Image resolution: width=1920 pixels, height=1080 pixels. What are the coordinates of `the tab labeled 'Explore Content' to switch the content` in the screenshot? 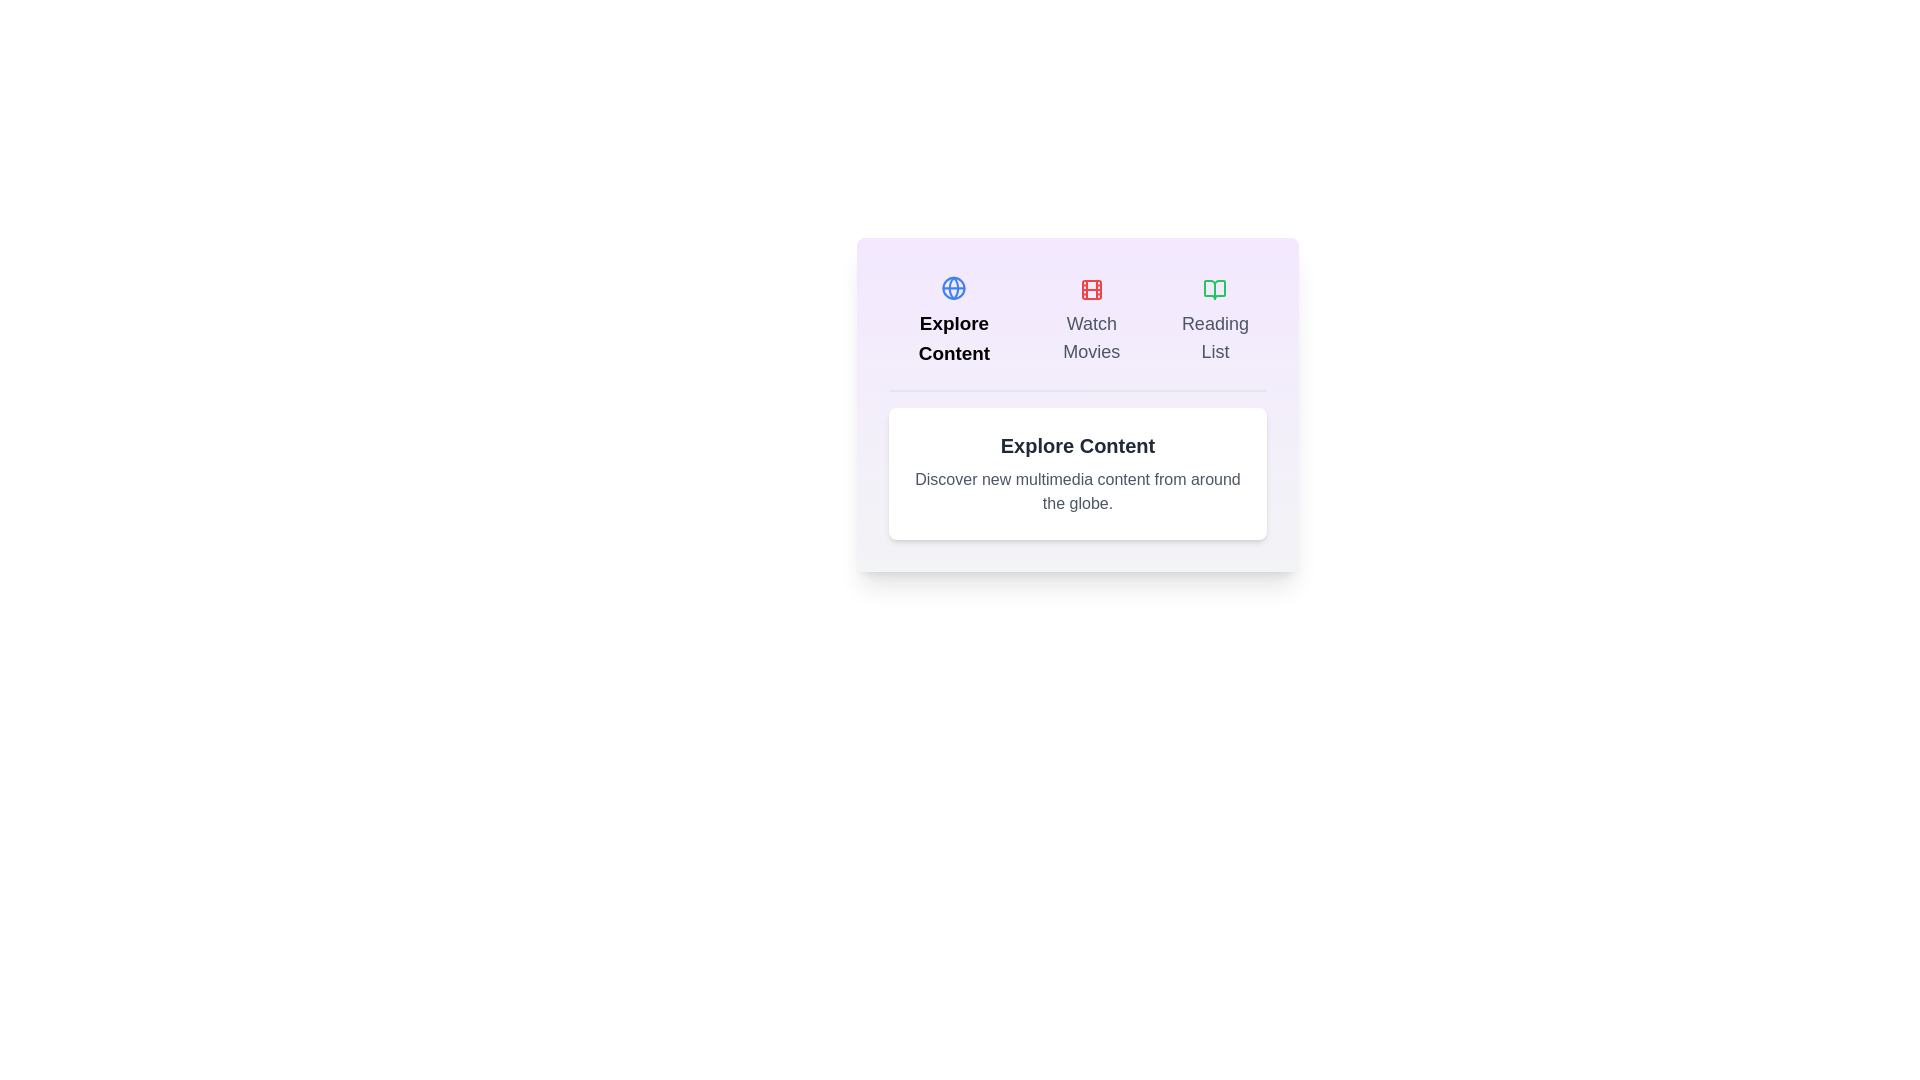 It's located at (953, 320).